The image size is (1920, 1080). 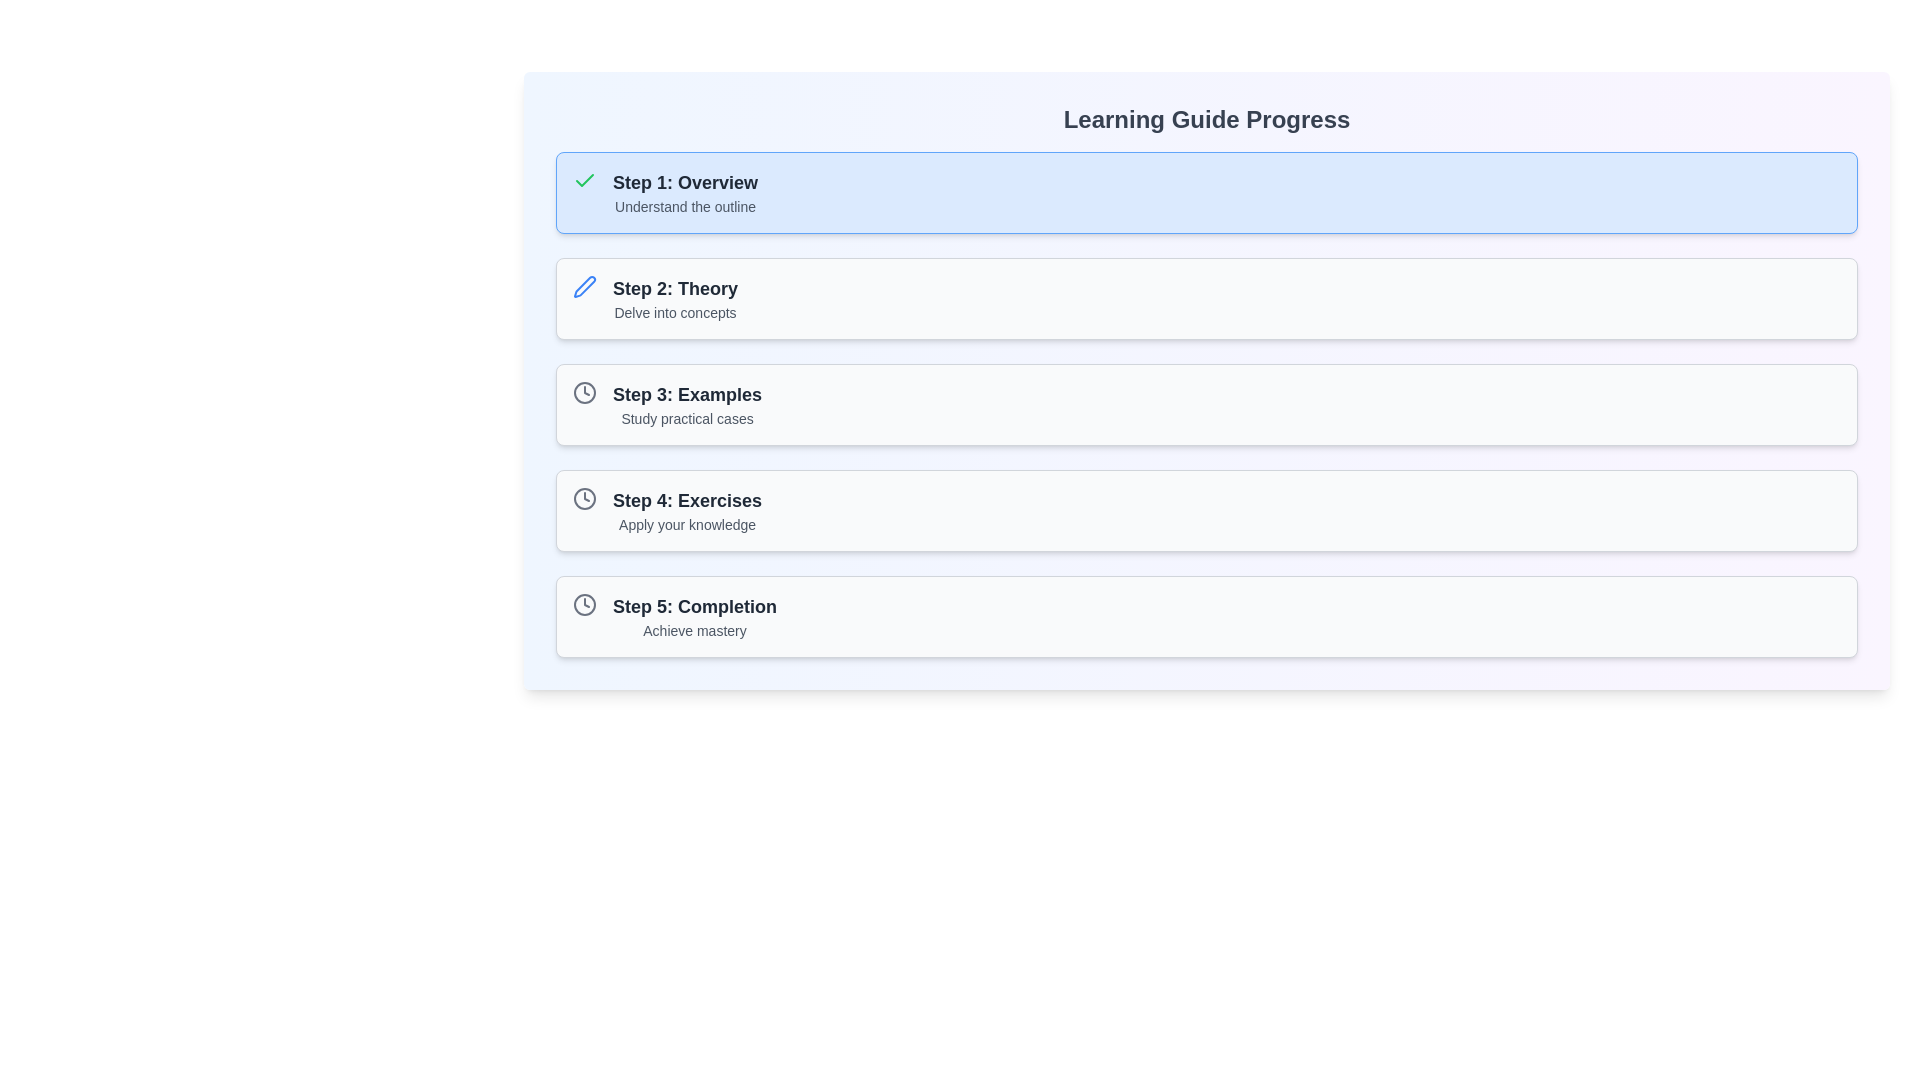 What do you see at coordinates (685, 207) in the screenshot?
I see `the text label that reads 'Understand the outline', which is located beneath the title 'Step 1: Overview' in the learning guide interface` at bounding box center [685, 207].